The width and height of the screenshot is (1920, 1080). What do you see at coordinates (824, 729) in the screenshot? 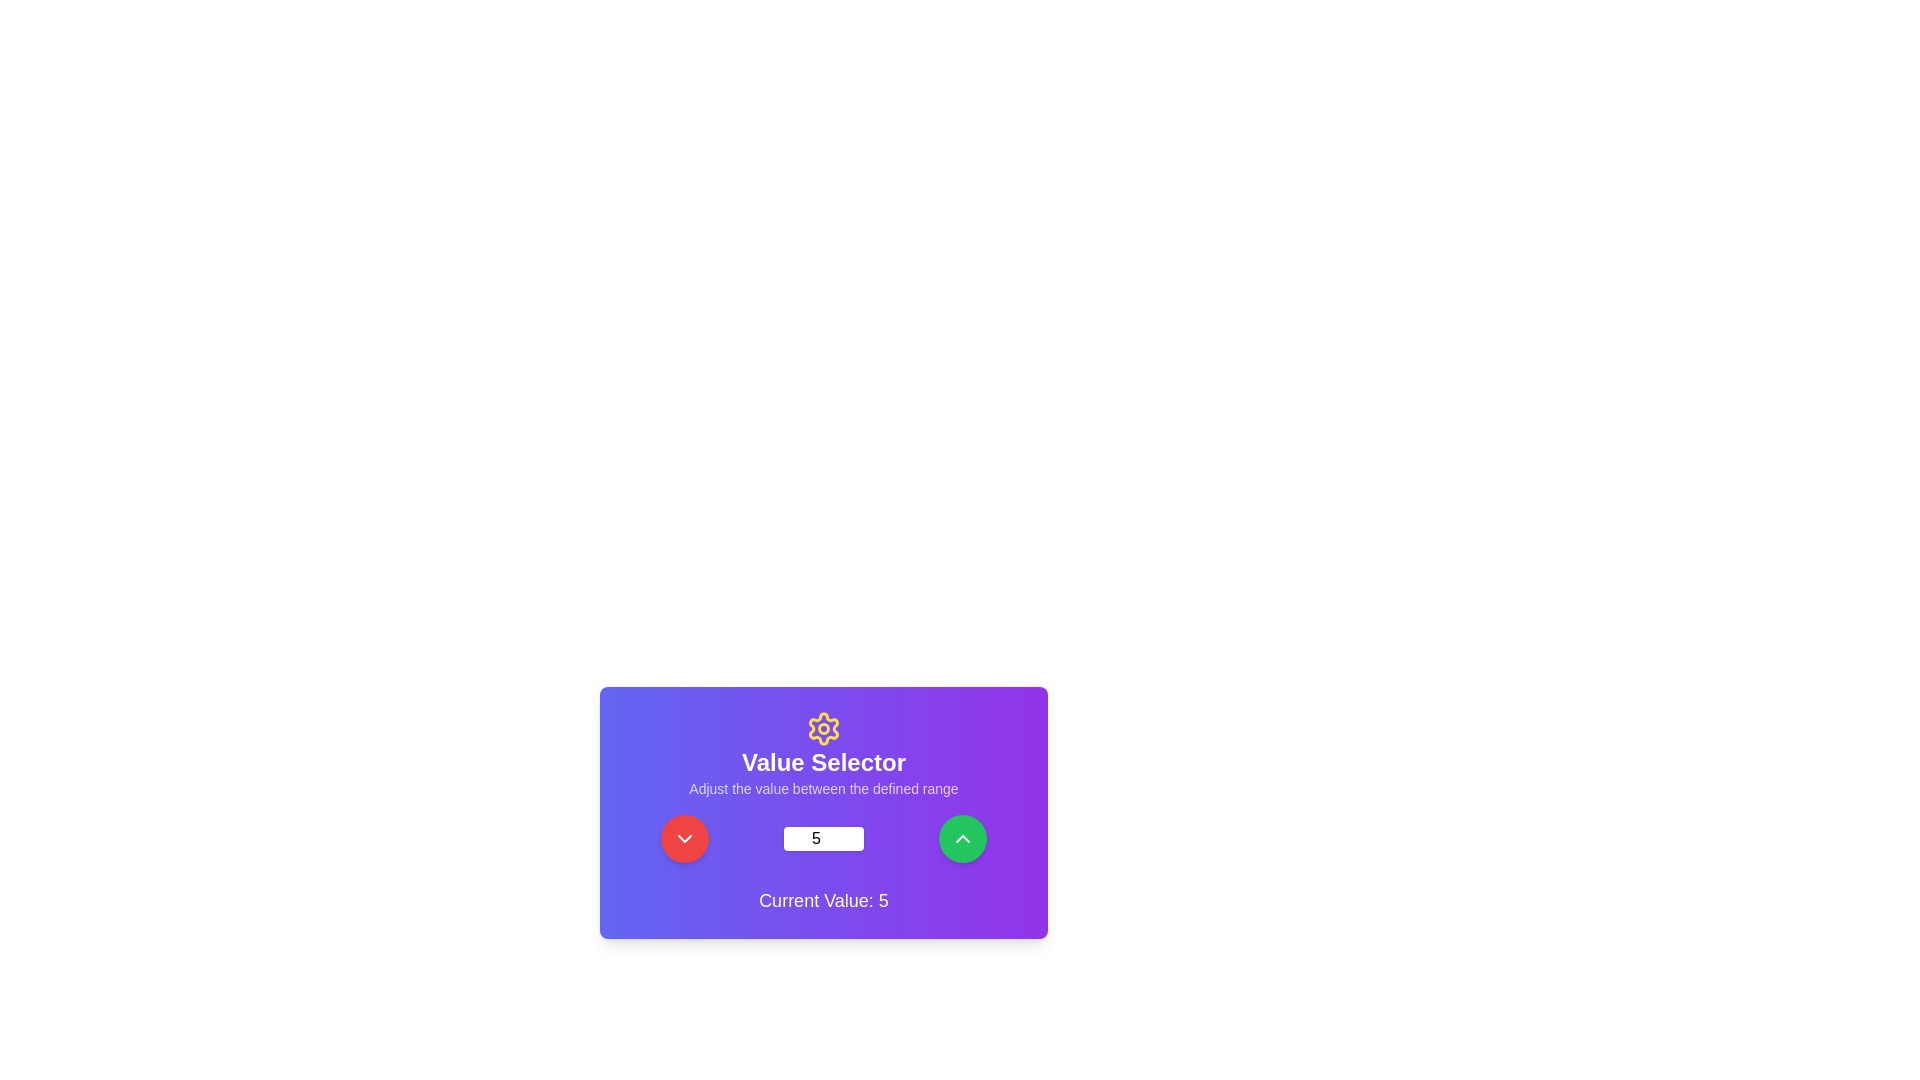
I see `the central circular graphic element of the decorative gear icon located at the top center of the card-like interface` at bounding box center [824, 729].